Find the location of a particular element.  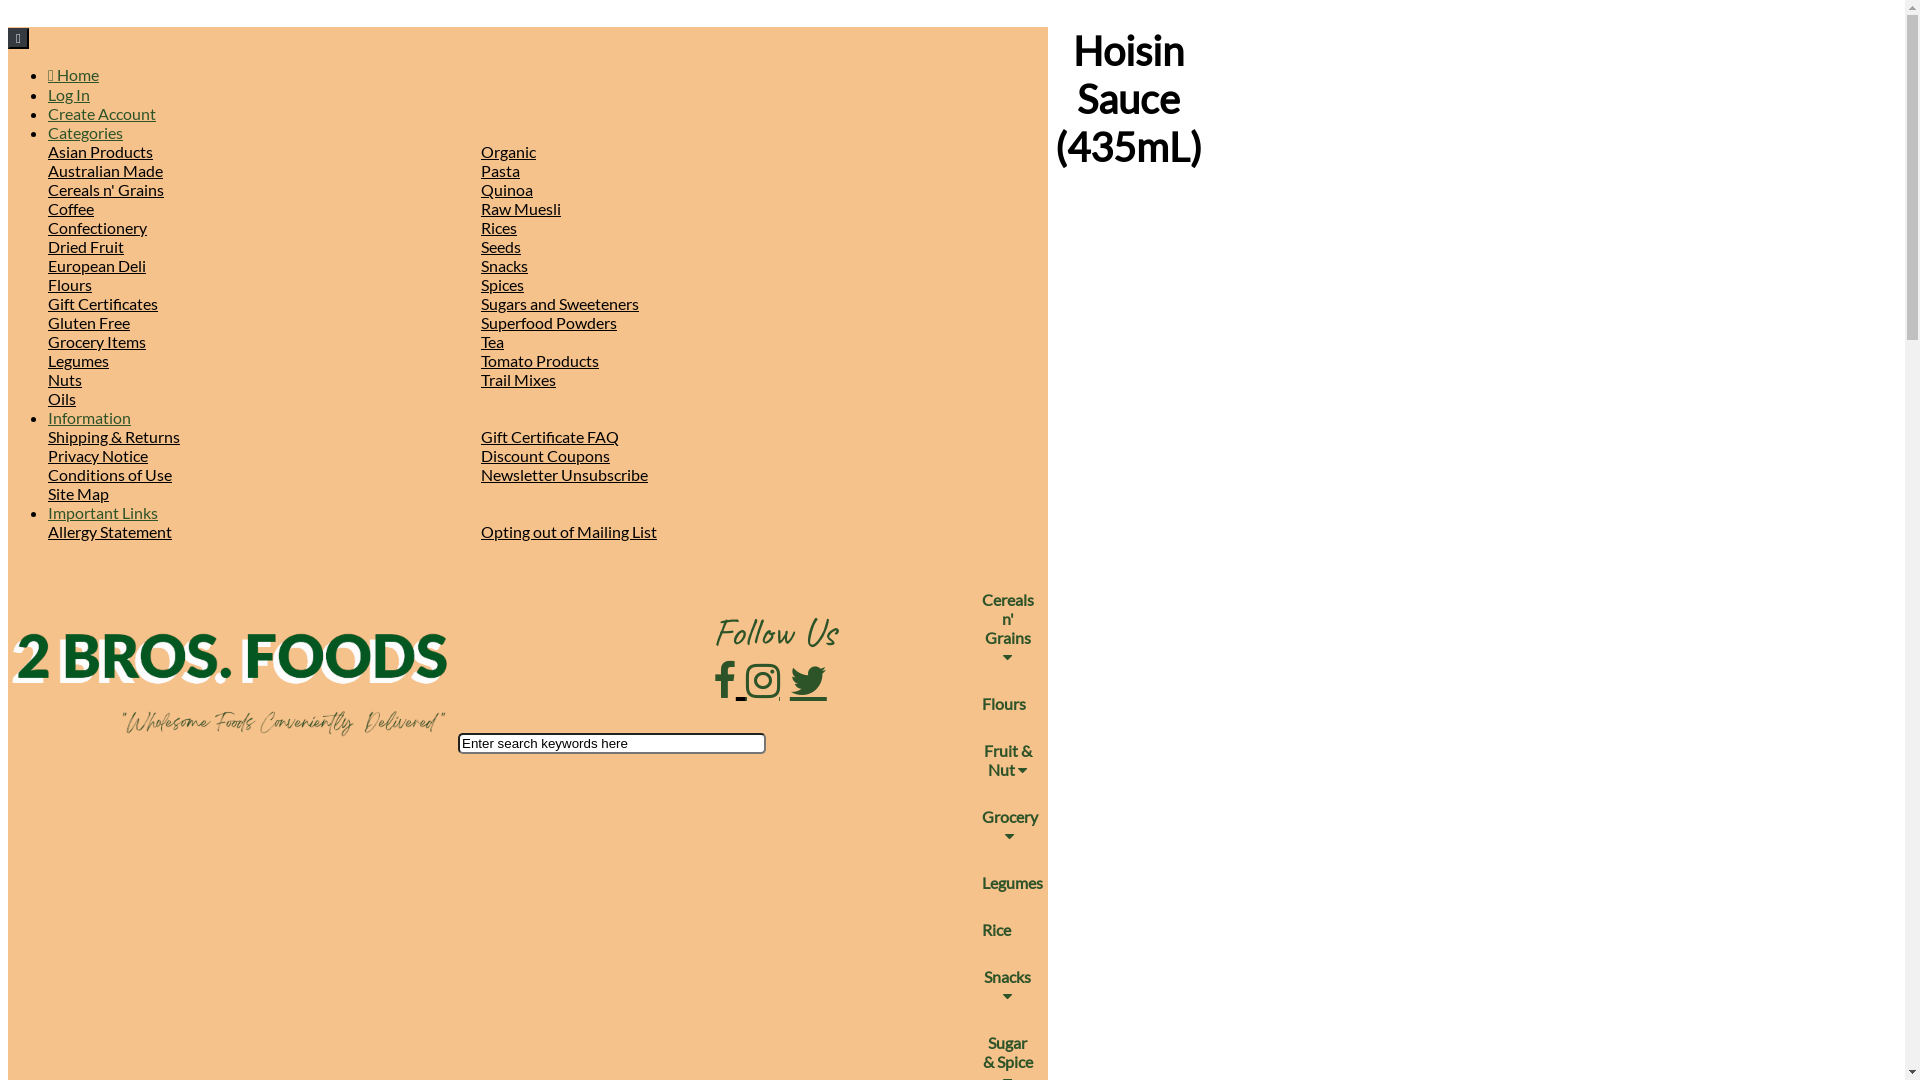

'Trail Mixes' is located at coordinates (518, 379).